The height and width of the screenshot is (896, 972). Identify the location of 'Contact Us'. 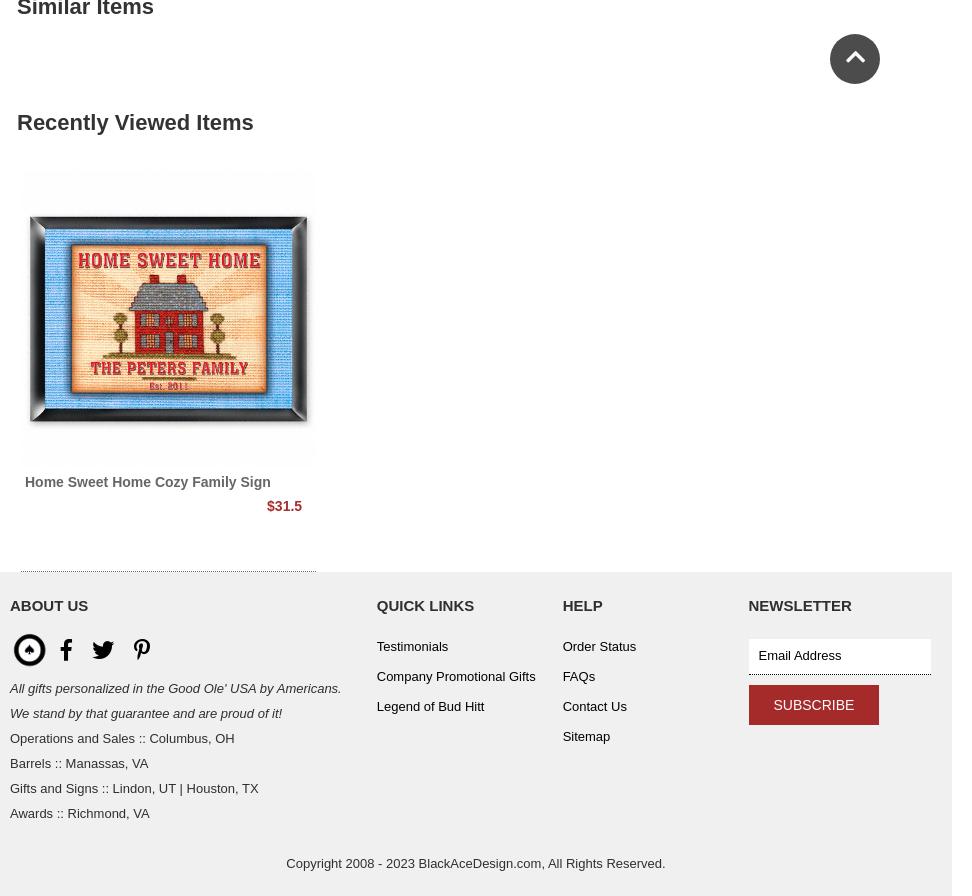
(561, 706).